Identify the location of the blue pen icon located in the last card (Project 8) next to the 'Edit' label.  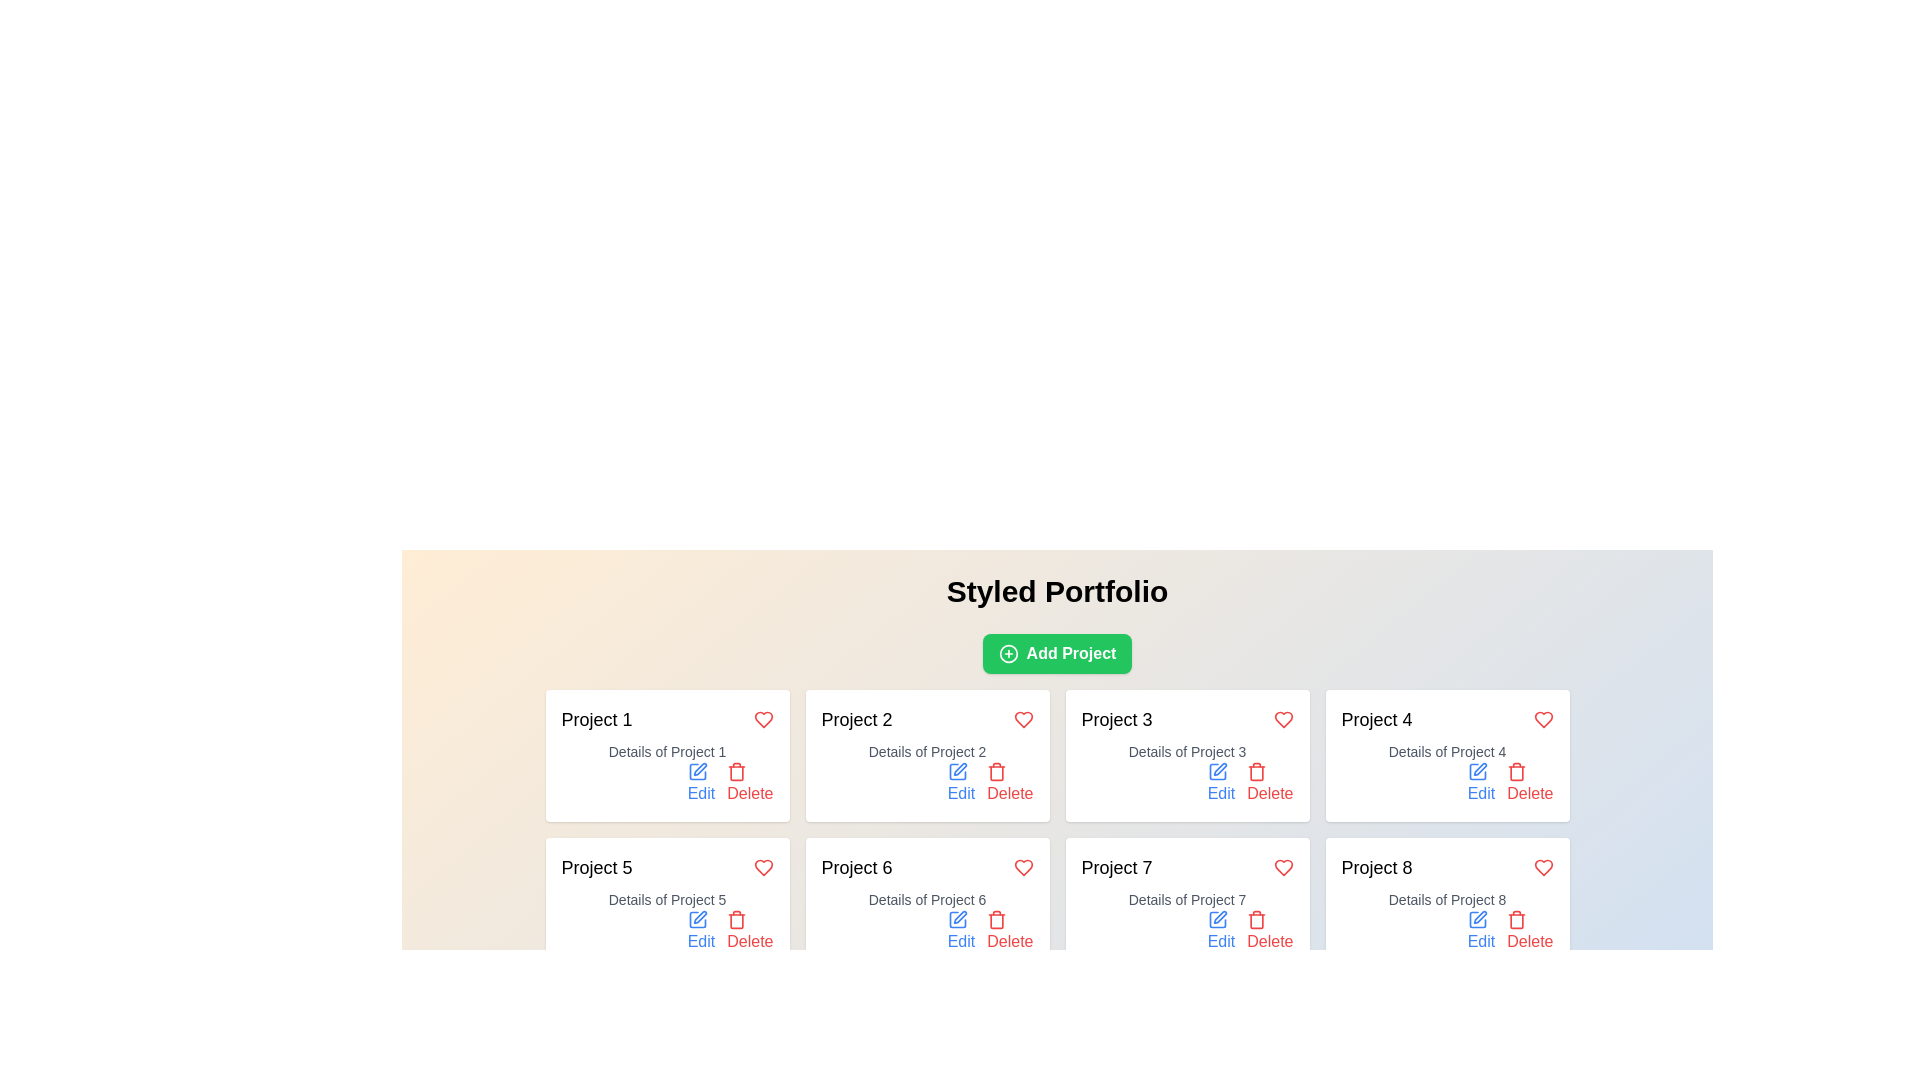
(1477, 920).